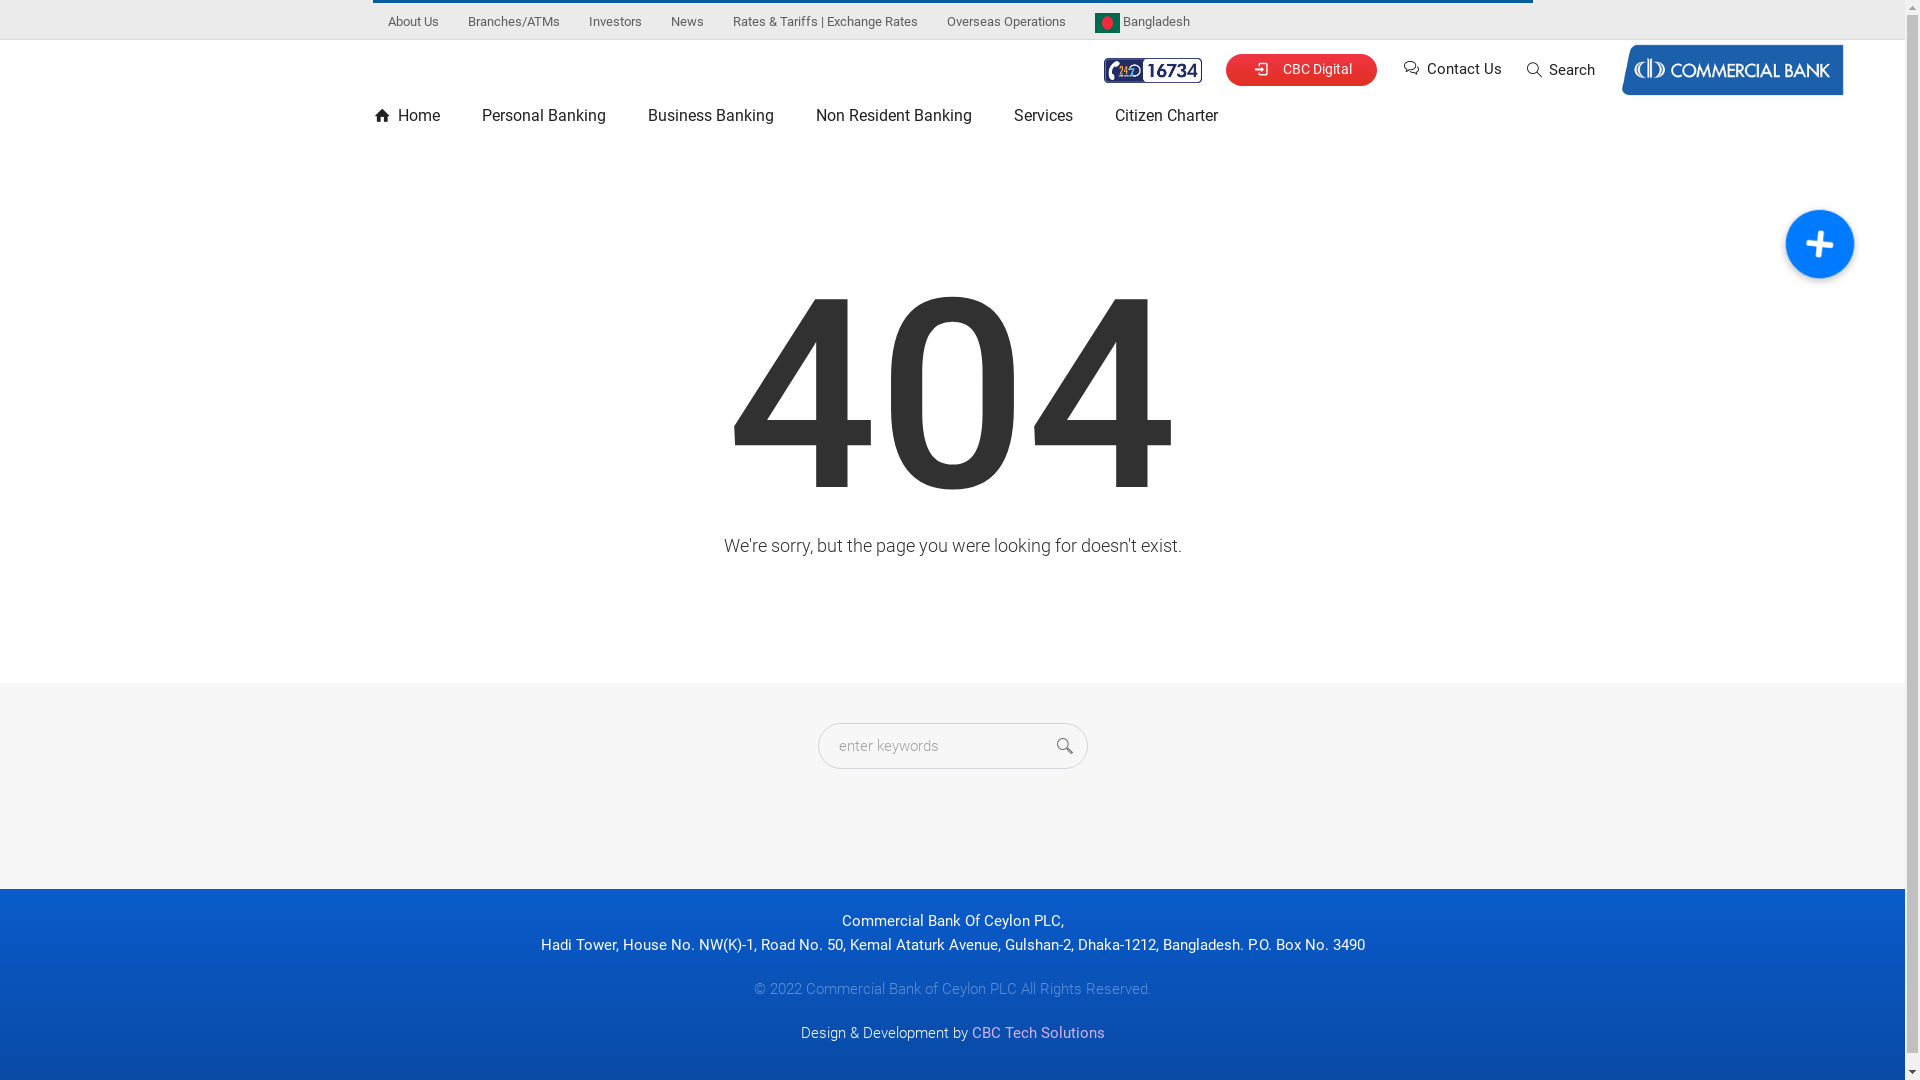  I want to click on 'CBC Tech Solutions', so click(1038, 1033).